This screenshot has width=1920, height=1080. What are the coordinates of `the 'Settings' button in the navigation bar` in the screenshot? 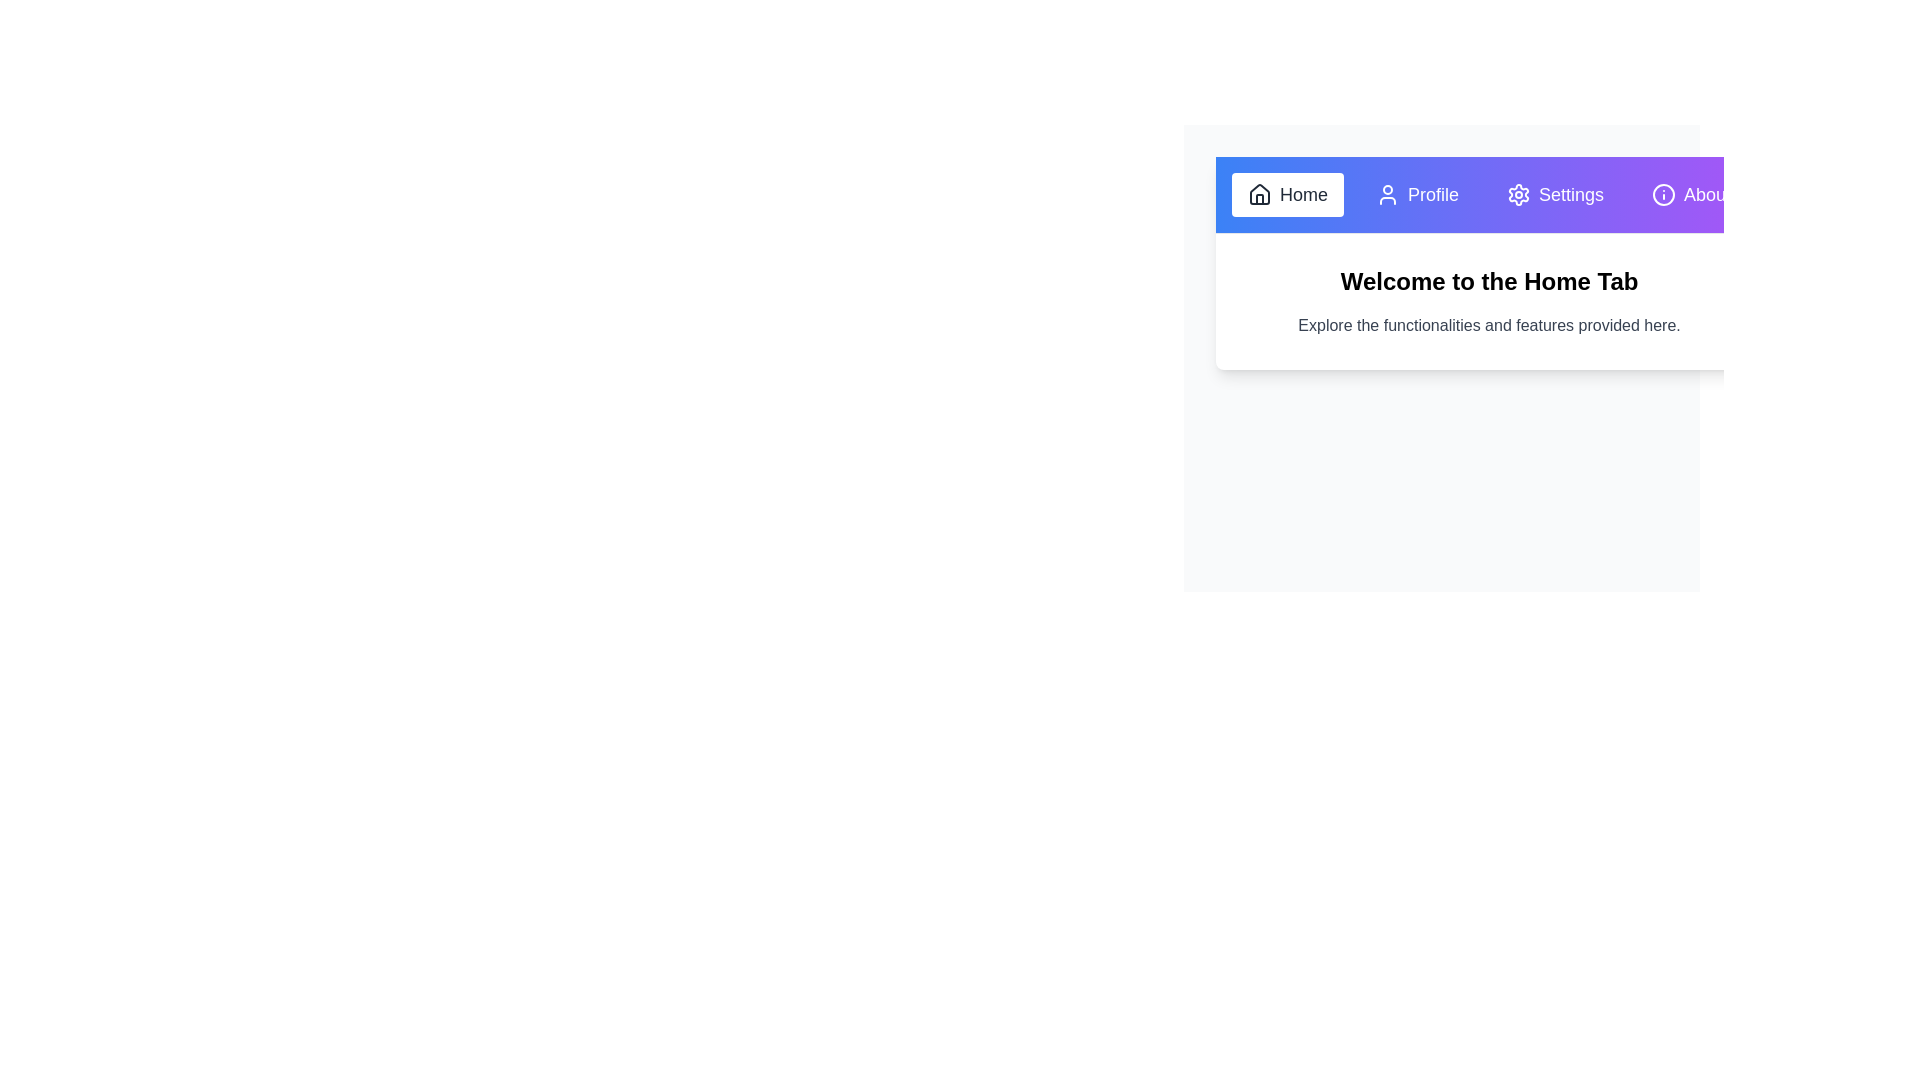 It's located at (1554, 195).